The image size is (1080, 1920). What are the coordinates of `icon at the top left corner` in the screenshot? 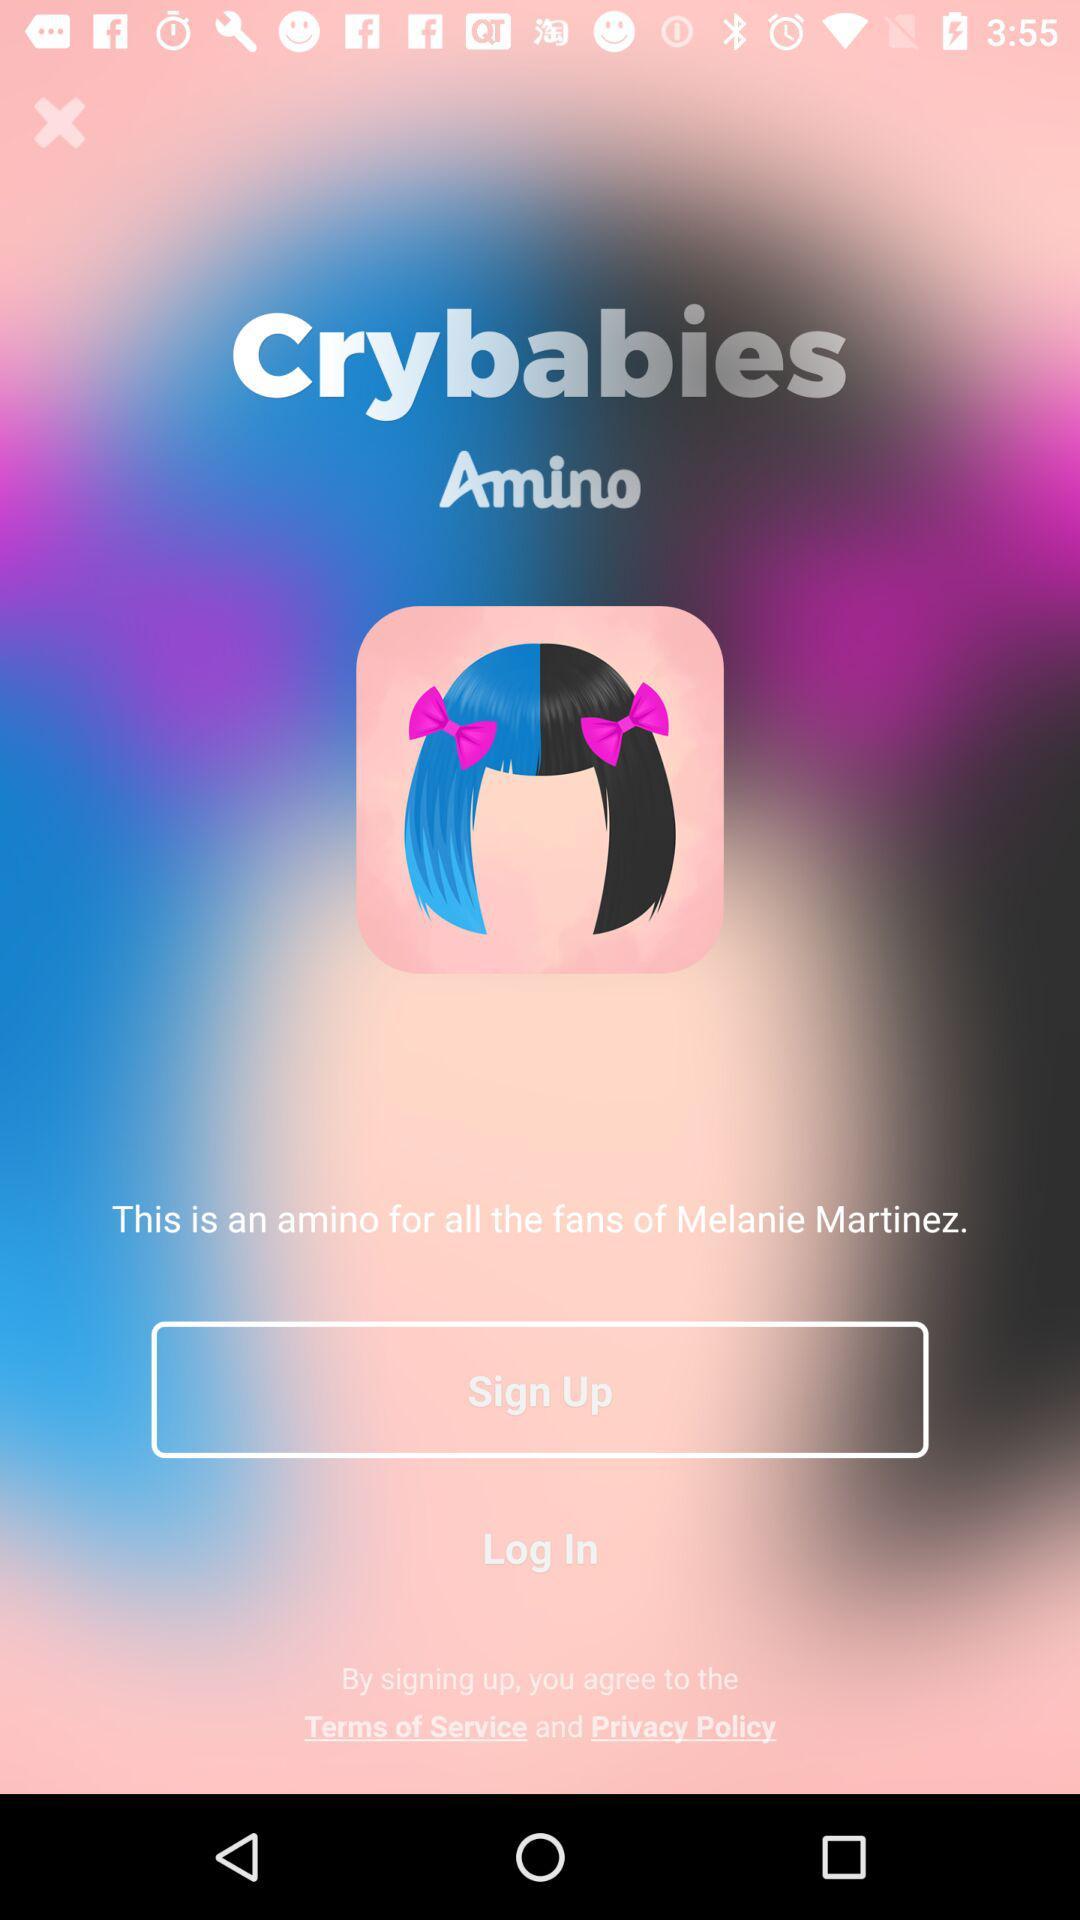 It's located at (59, 122).